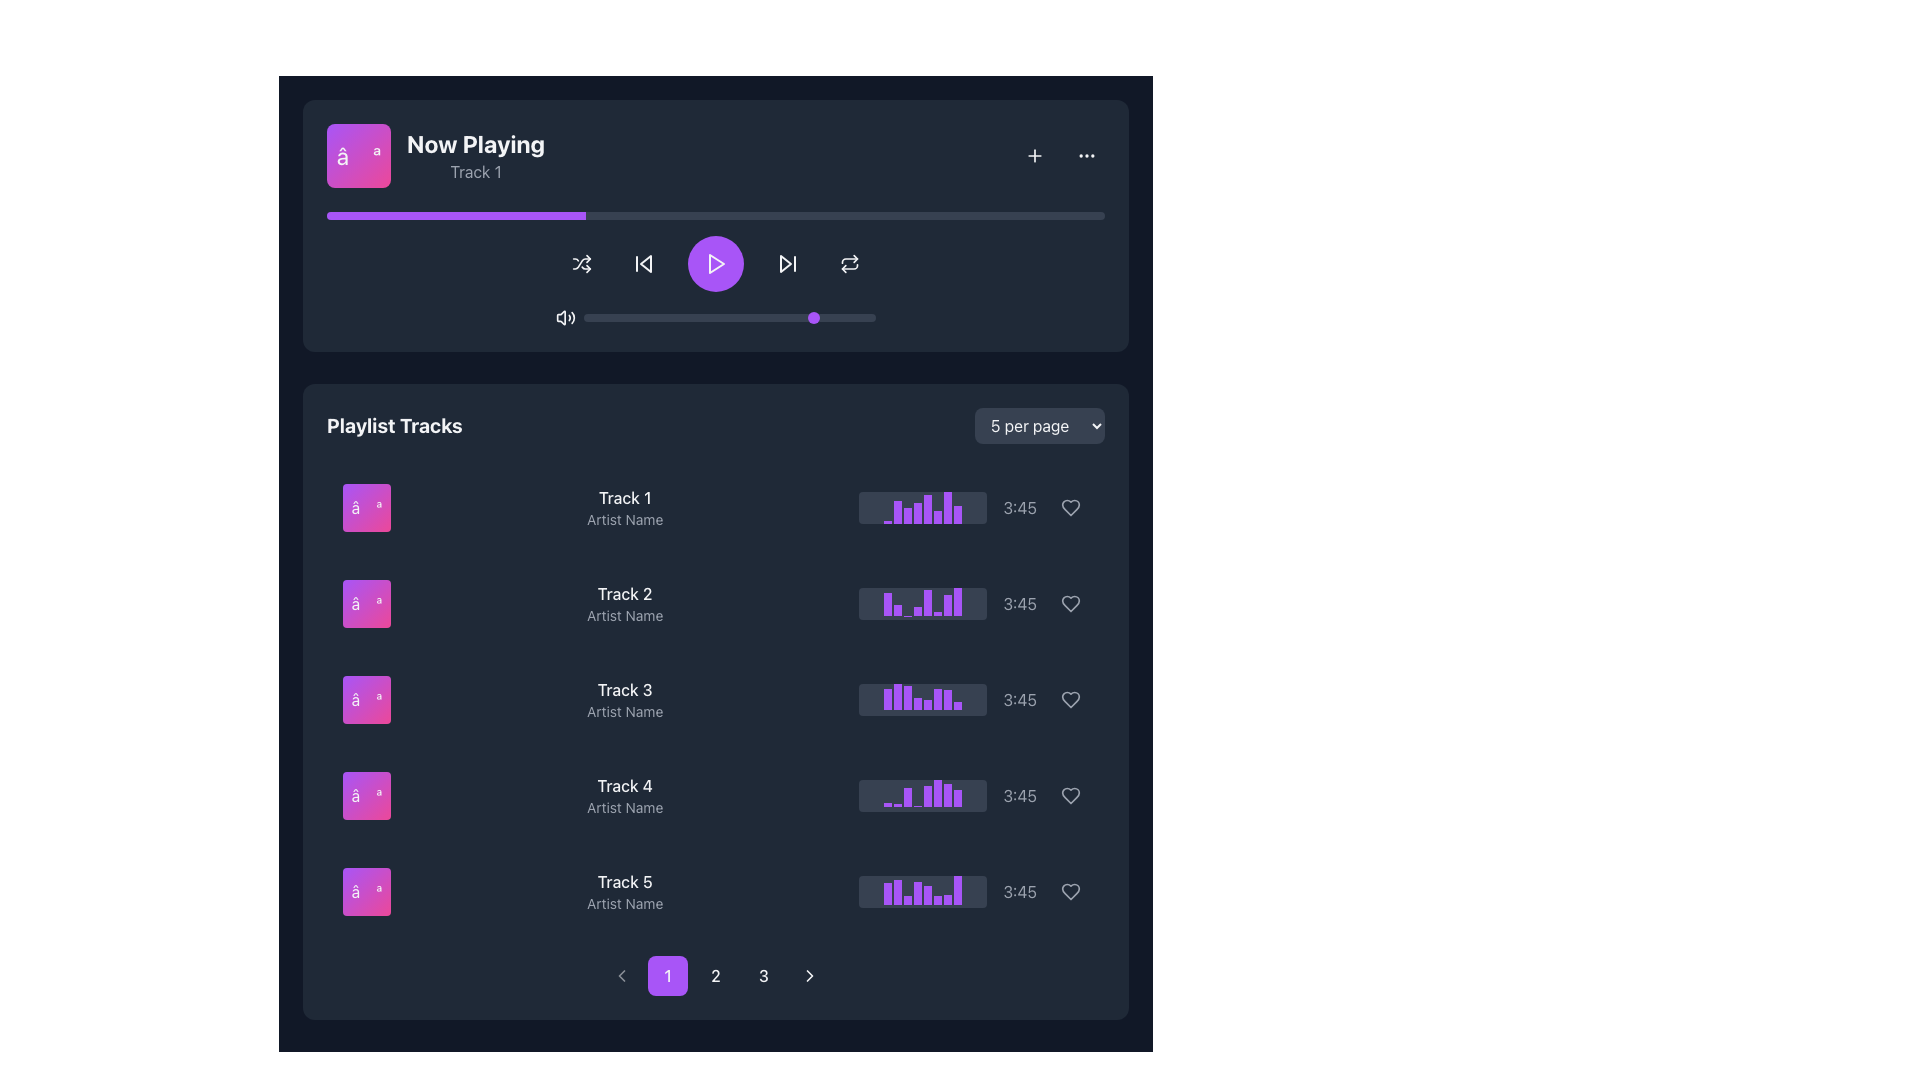 The height and width of the screenshot is (1080, 1920). I want to click on the circular shuffle button with a dark background and white icon located in the playback controller section of the media player interface, positioned to the left of the previous track button, so click(580, 262).